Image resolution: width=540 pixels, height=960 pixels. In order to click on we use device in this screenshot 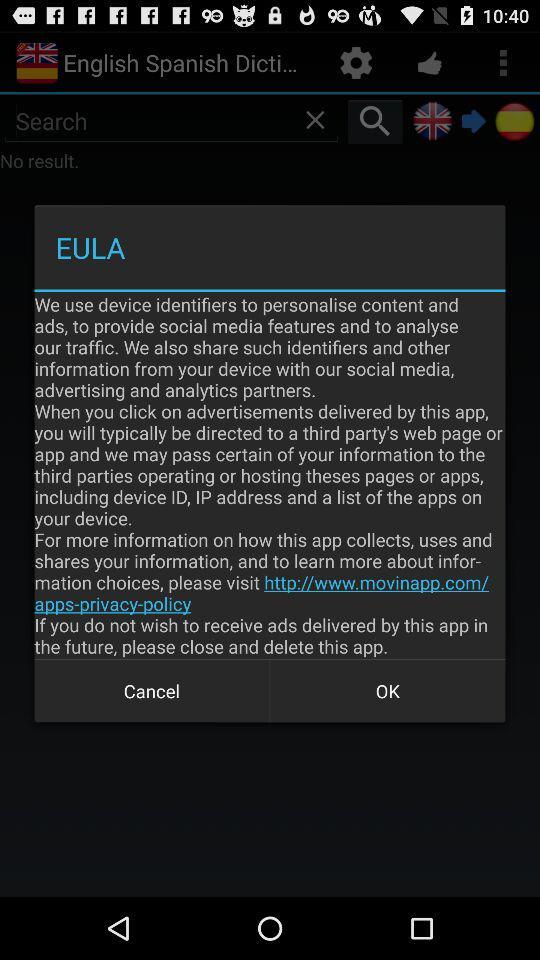, I will do `click(270, 475)`.